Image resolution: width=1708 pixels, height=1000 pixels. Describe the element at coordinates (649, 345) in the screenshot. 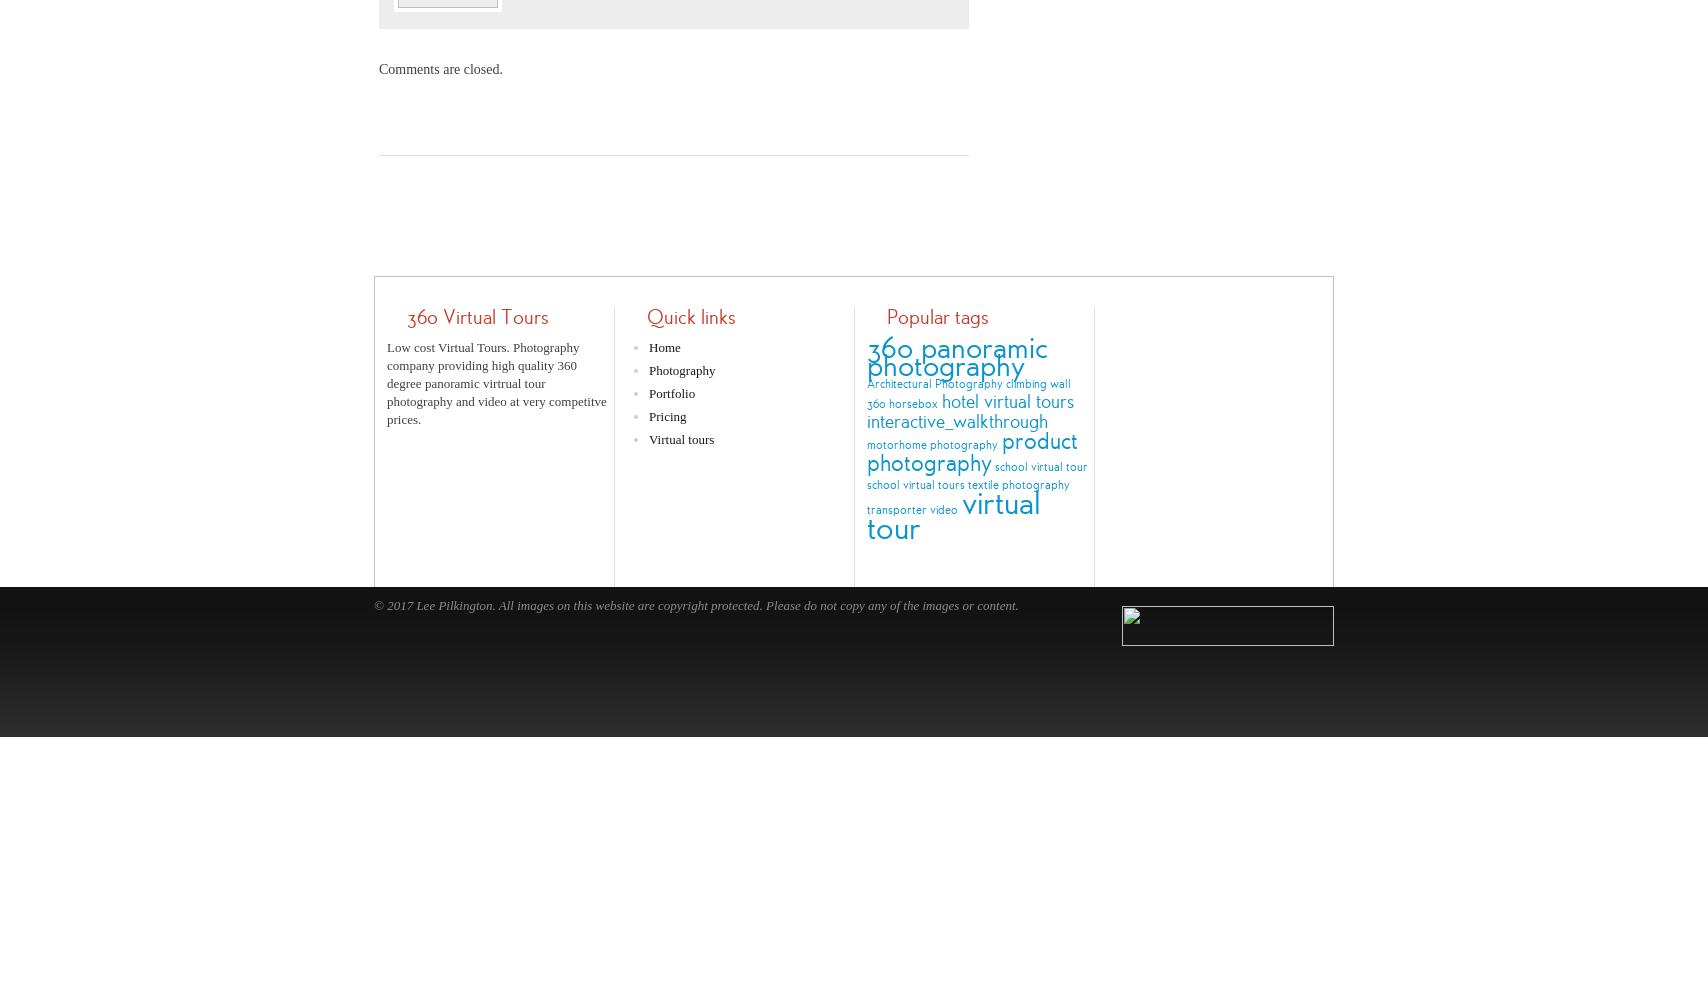

I see `'Home'` at that location.